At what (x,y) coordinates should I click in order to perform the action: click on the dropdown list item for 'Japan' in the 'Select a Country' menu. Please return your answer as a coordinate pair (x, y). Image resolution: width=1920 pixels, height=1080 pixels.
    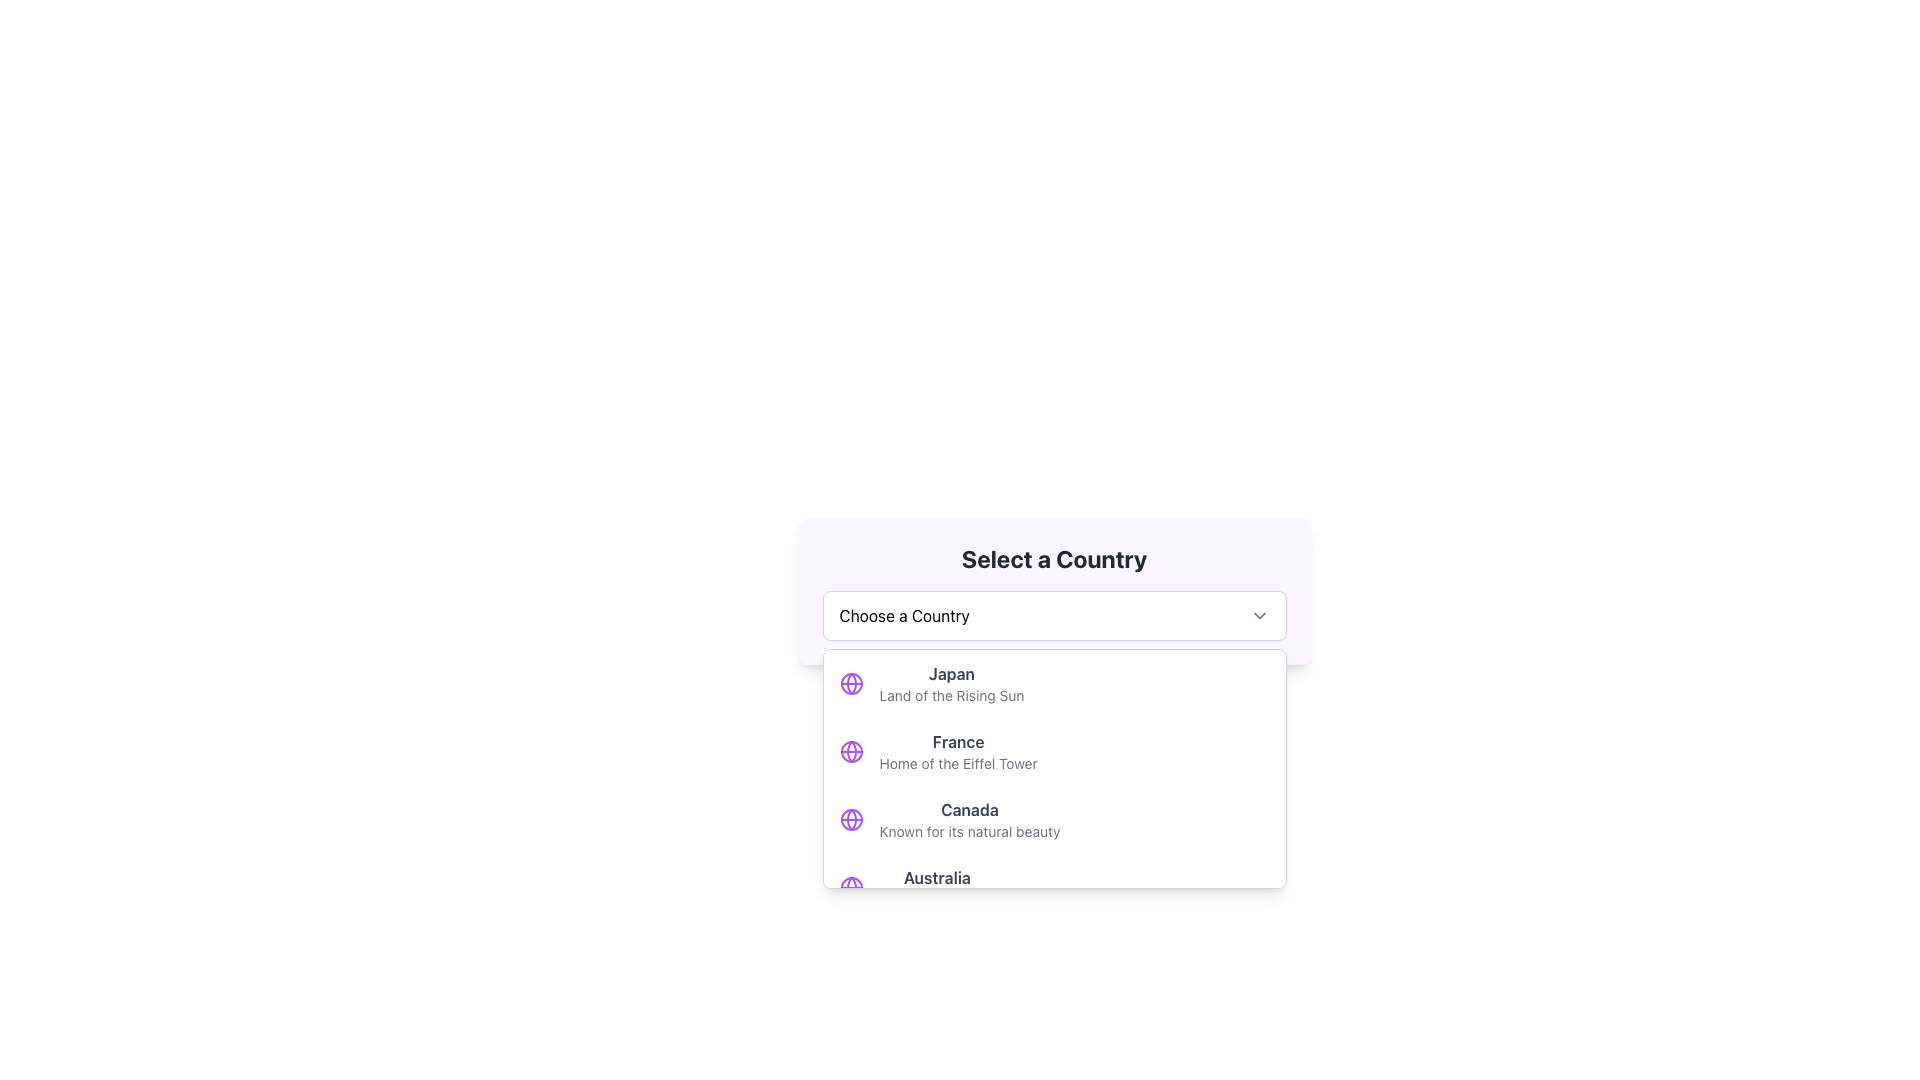
    Looking at the image, I should click on (1053, 682).